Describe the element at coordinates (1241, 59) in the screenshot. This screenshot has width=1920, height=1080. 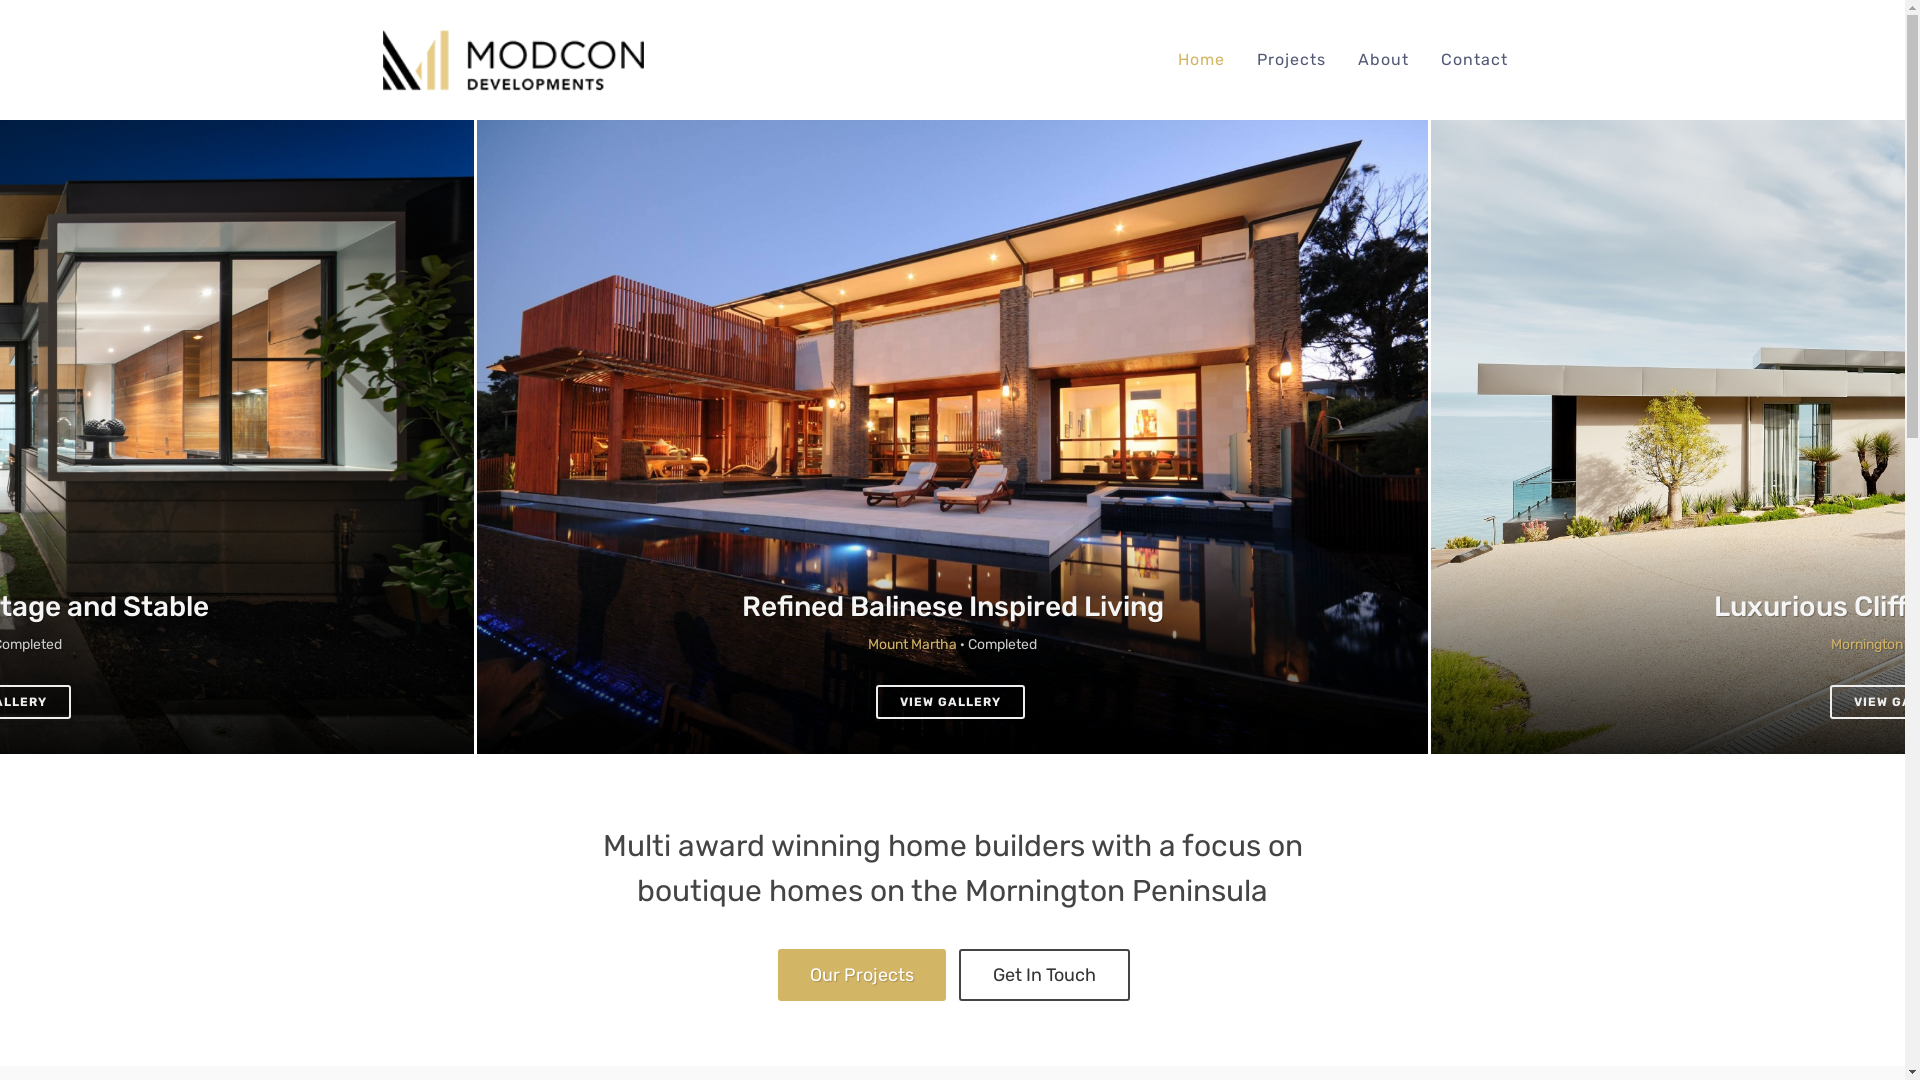
I see `'Projects'` at that location.